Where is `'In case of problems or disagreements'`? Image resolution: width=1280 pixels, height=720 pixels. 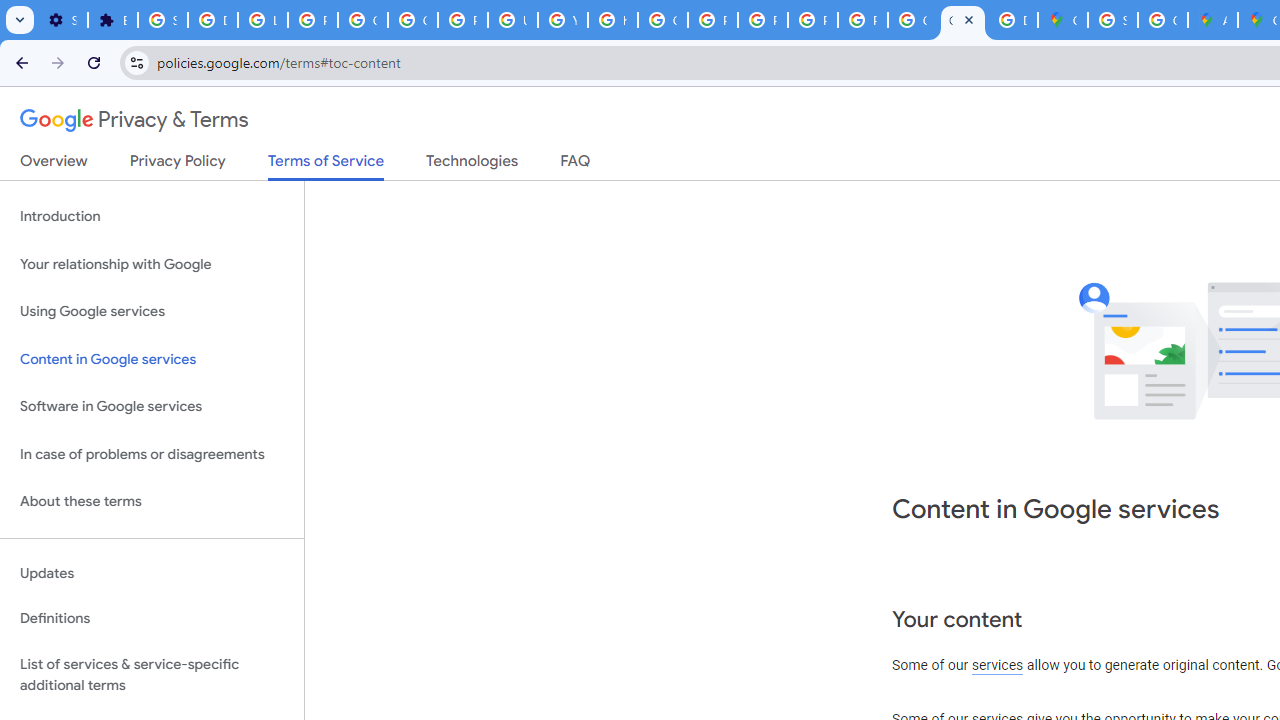
'In case of problems or disagreements' is located at coordinates (151, 454).